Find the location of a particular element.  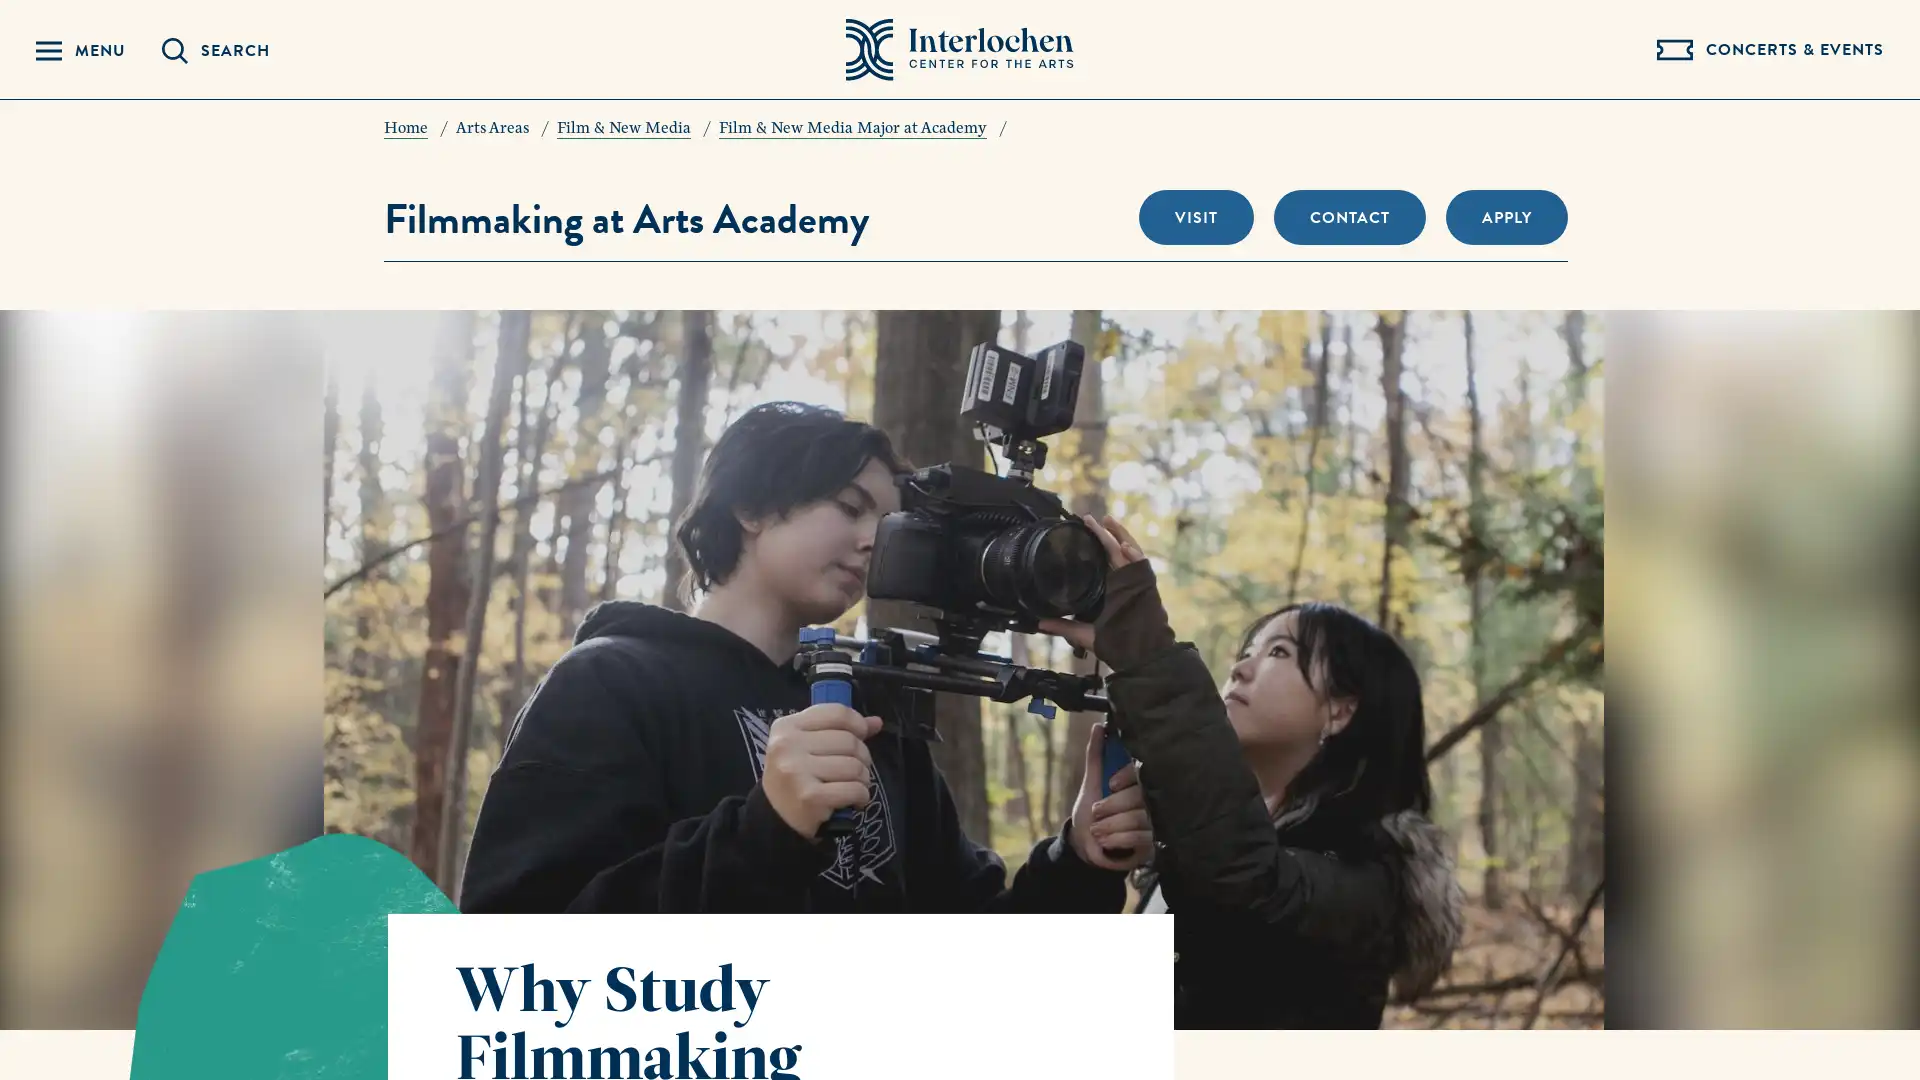

Reveal Navigation is located at coordinates (80, 49).